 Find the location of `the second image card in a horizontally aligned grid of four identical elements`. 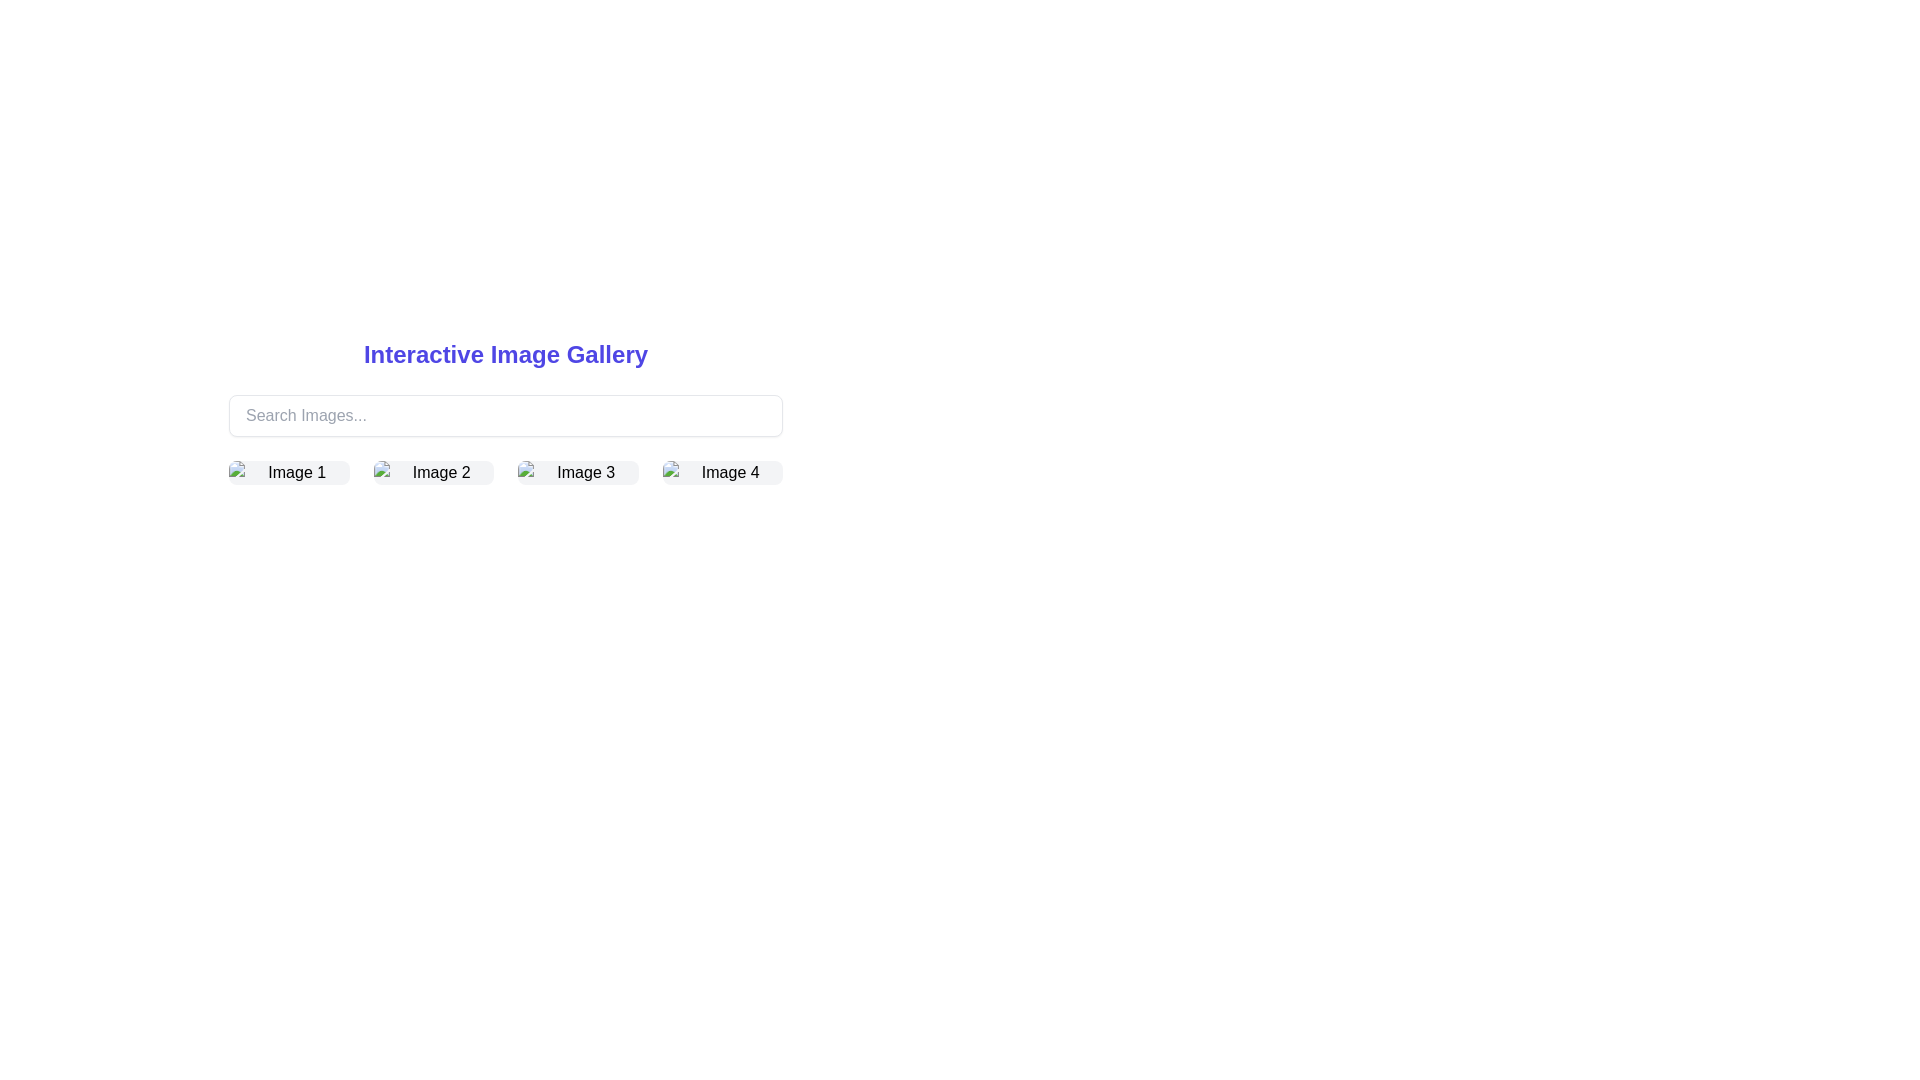

the second image card in a horizontally aligned grid of four identical elements is located at coordinates (432, 473).